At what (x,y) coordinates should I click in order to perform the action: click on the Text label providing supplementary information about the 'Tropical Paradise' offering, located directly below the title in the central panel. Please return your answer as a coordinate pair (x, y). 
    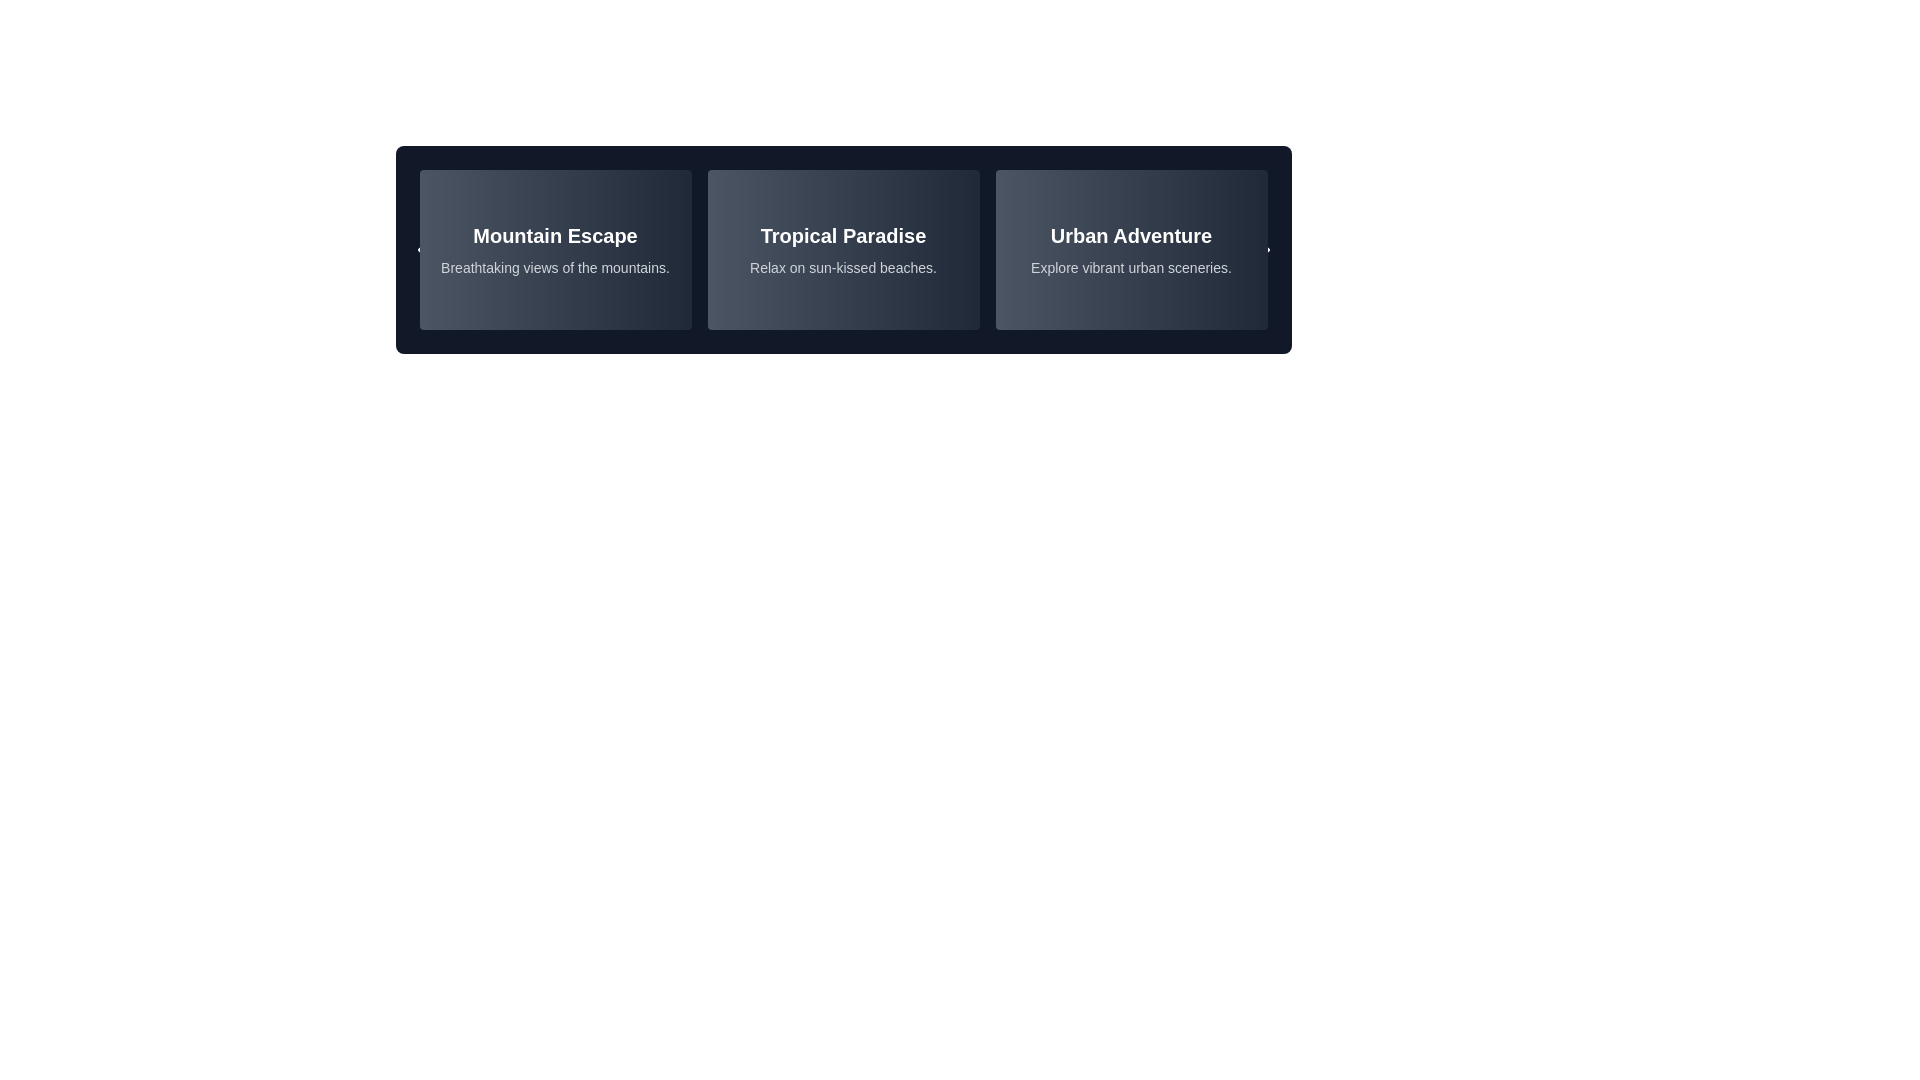
    Looking at the image, I should click on (843, 266).